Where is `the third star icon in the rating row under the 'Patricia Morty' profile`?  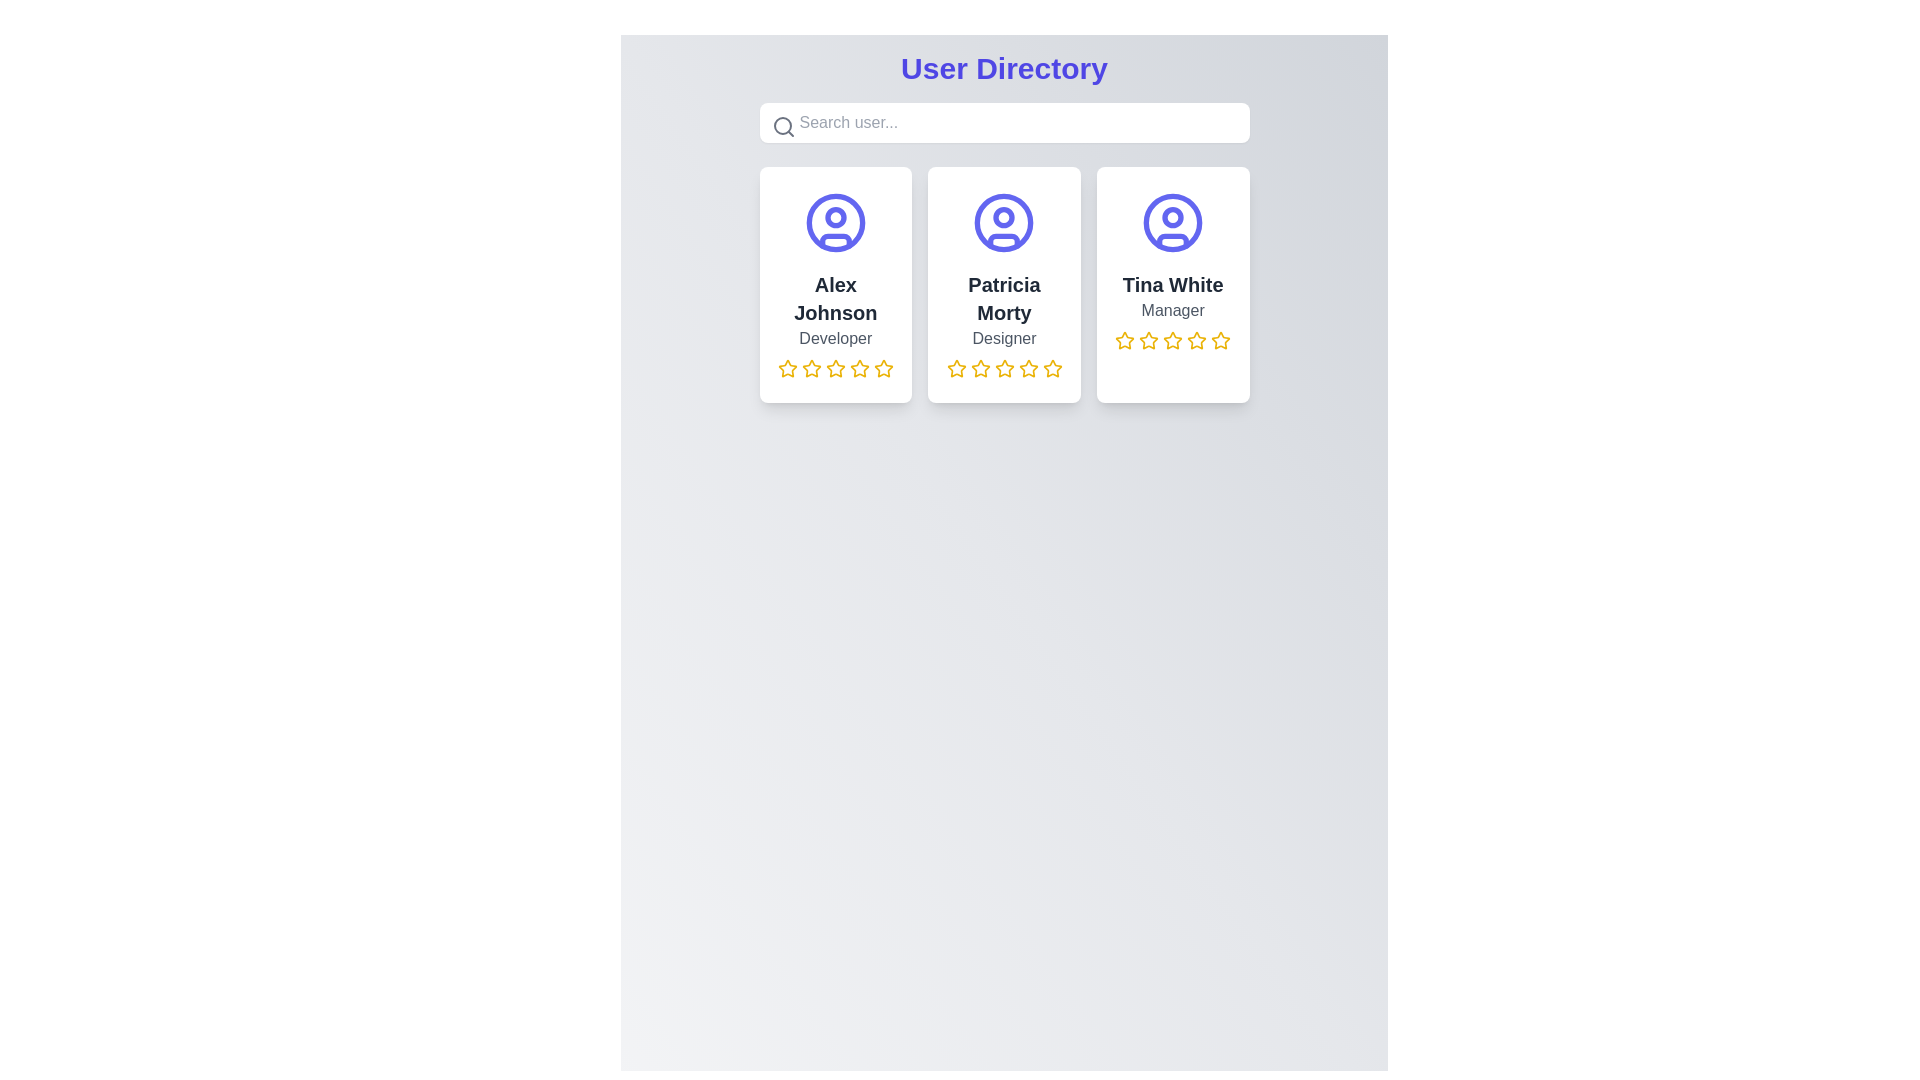
the third star icon in the rating row under the 'Patricia Morty' profile is located at coordinates (980, 368).